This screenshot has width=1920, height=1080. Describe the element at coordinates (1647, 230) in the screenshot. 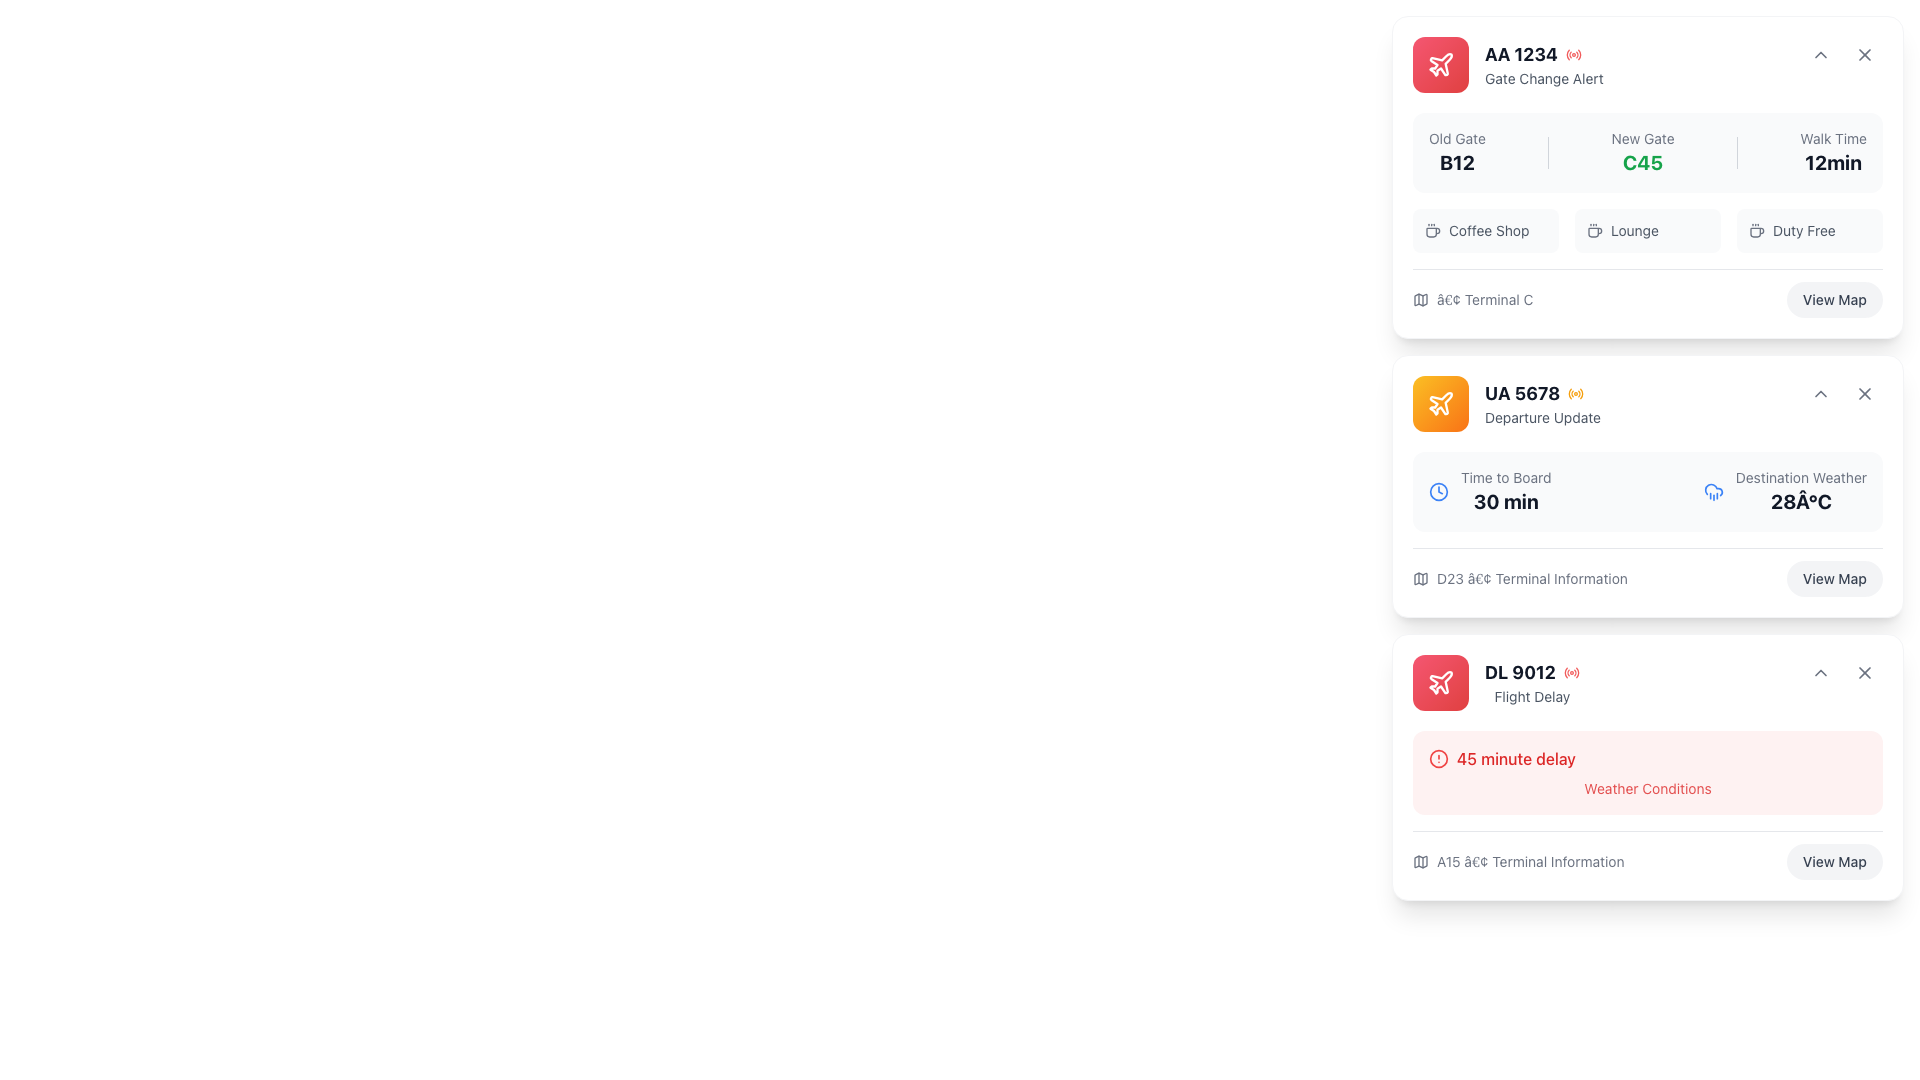

I see `the 'Lounge' button, which is the second item in a row of three options near the bottom of the flight AA 1234 card` at that location.